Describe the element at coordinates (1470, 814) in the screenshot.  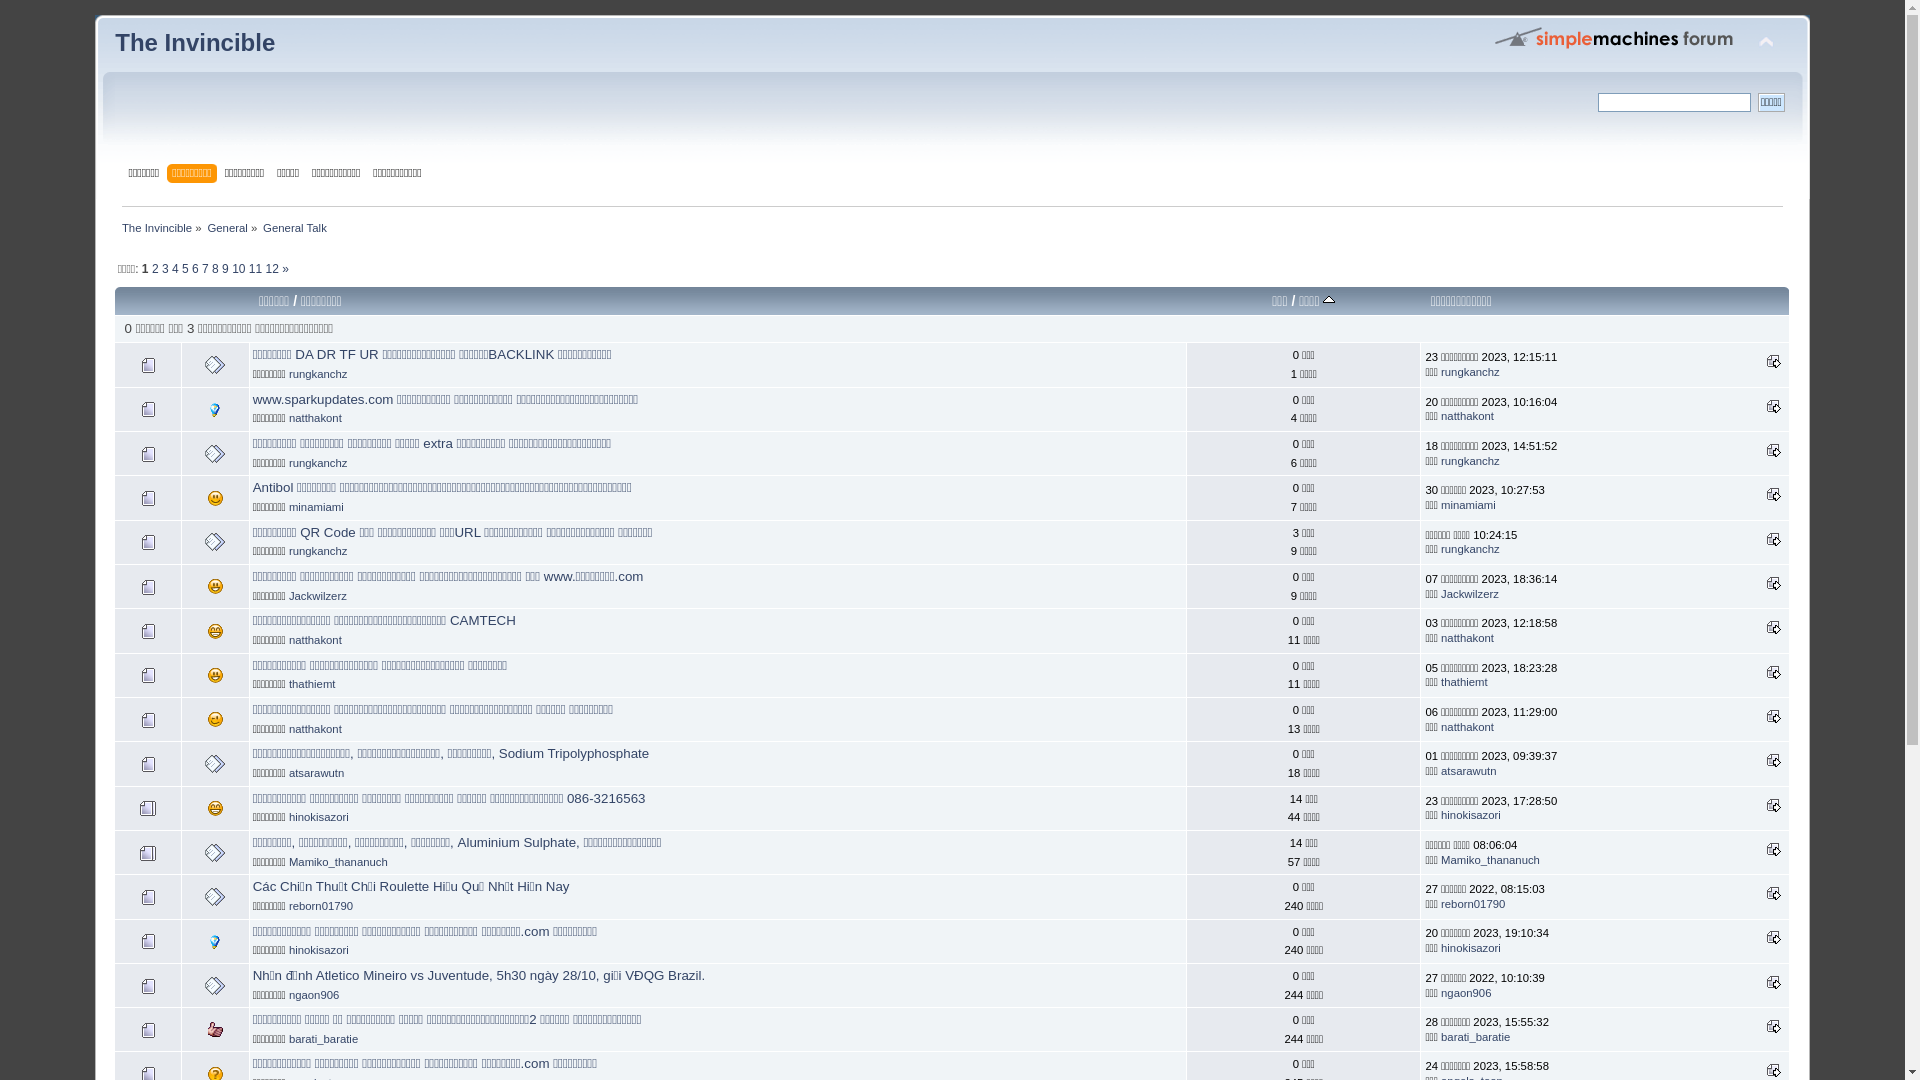
I see `'hinokisazori'` at that location.